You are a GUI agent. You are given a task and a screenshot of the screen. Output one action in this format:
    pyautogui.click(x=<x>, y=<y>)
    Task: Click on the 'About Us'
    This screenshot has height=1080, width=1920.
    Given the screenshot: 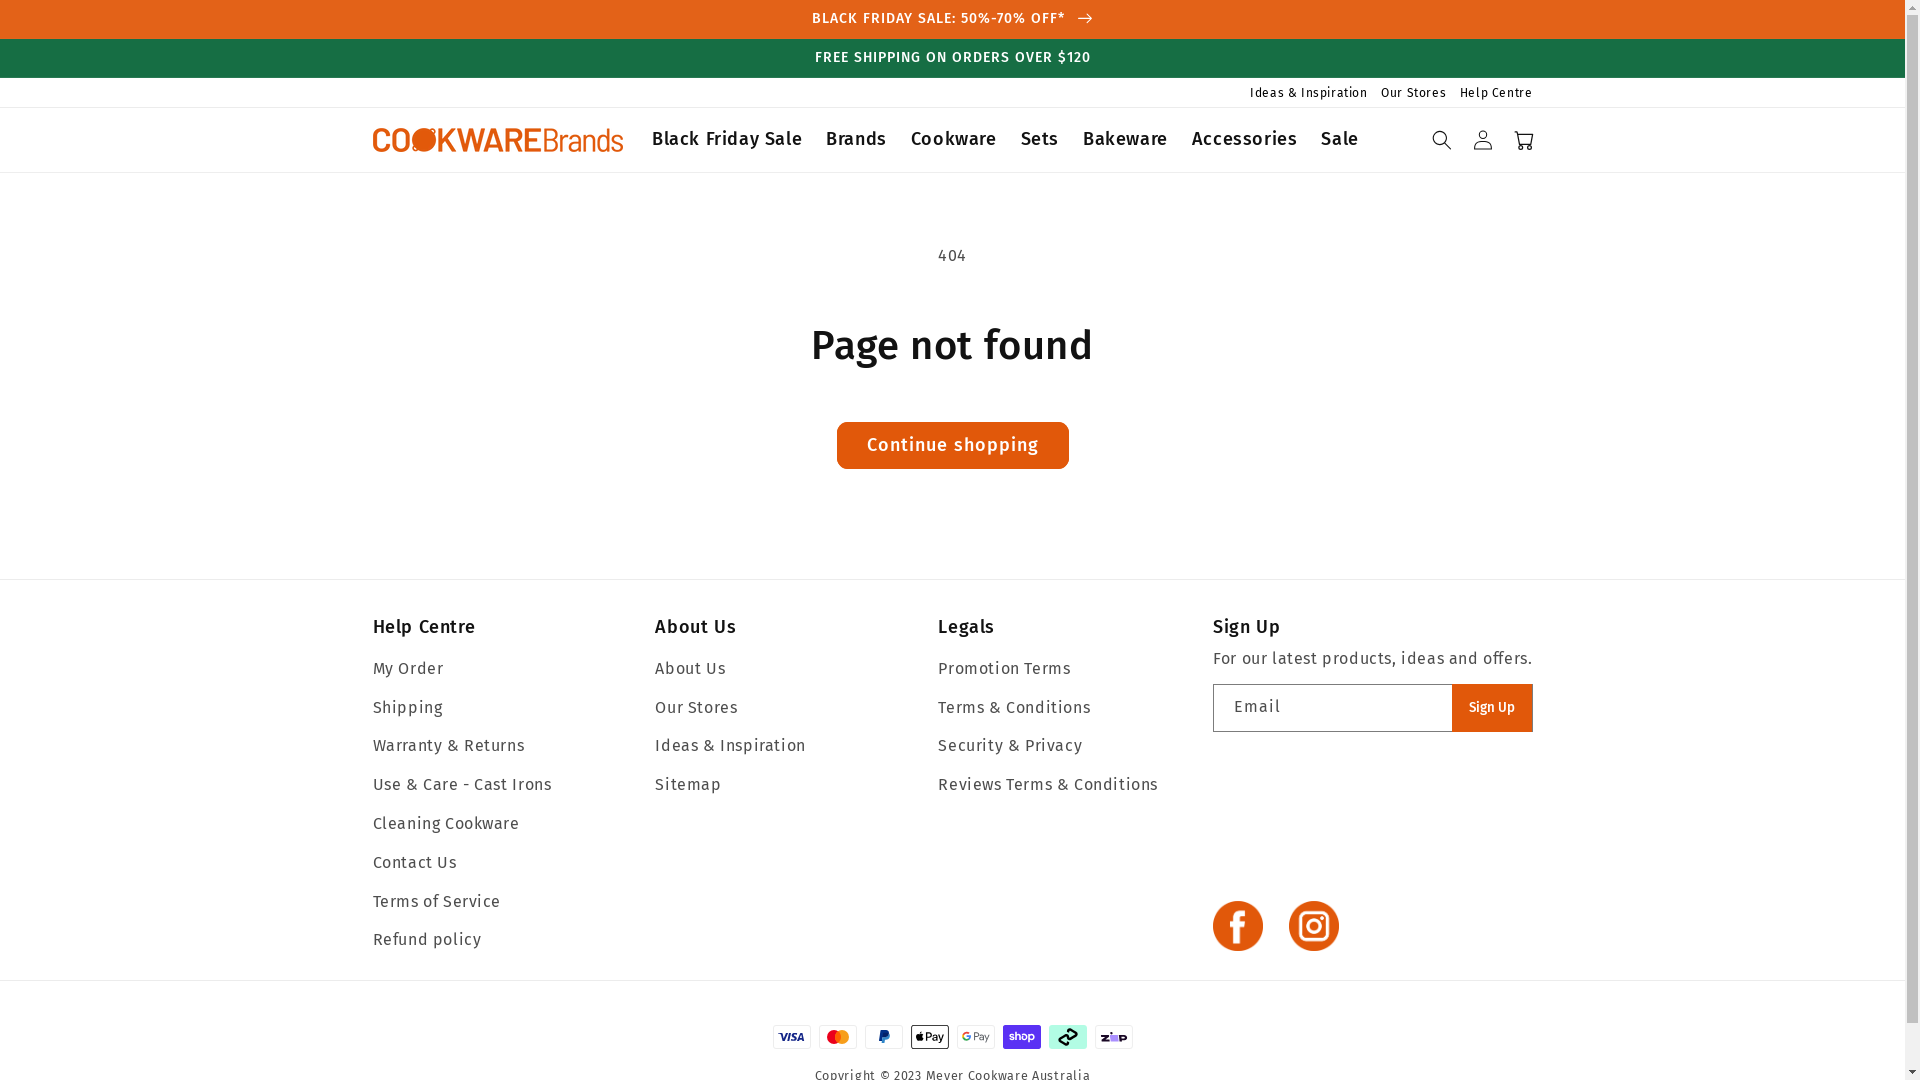 What is the action you would take?
    pyautogui.click(x=791, y=626)
    